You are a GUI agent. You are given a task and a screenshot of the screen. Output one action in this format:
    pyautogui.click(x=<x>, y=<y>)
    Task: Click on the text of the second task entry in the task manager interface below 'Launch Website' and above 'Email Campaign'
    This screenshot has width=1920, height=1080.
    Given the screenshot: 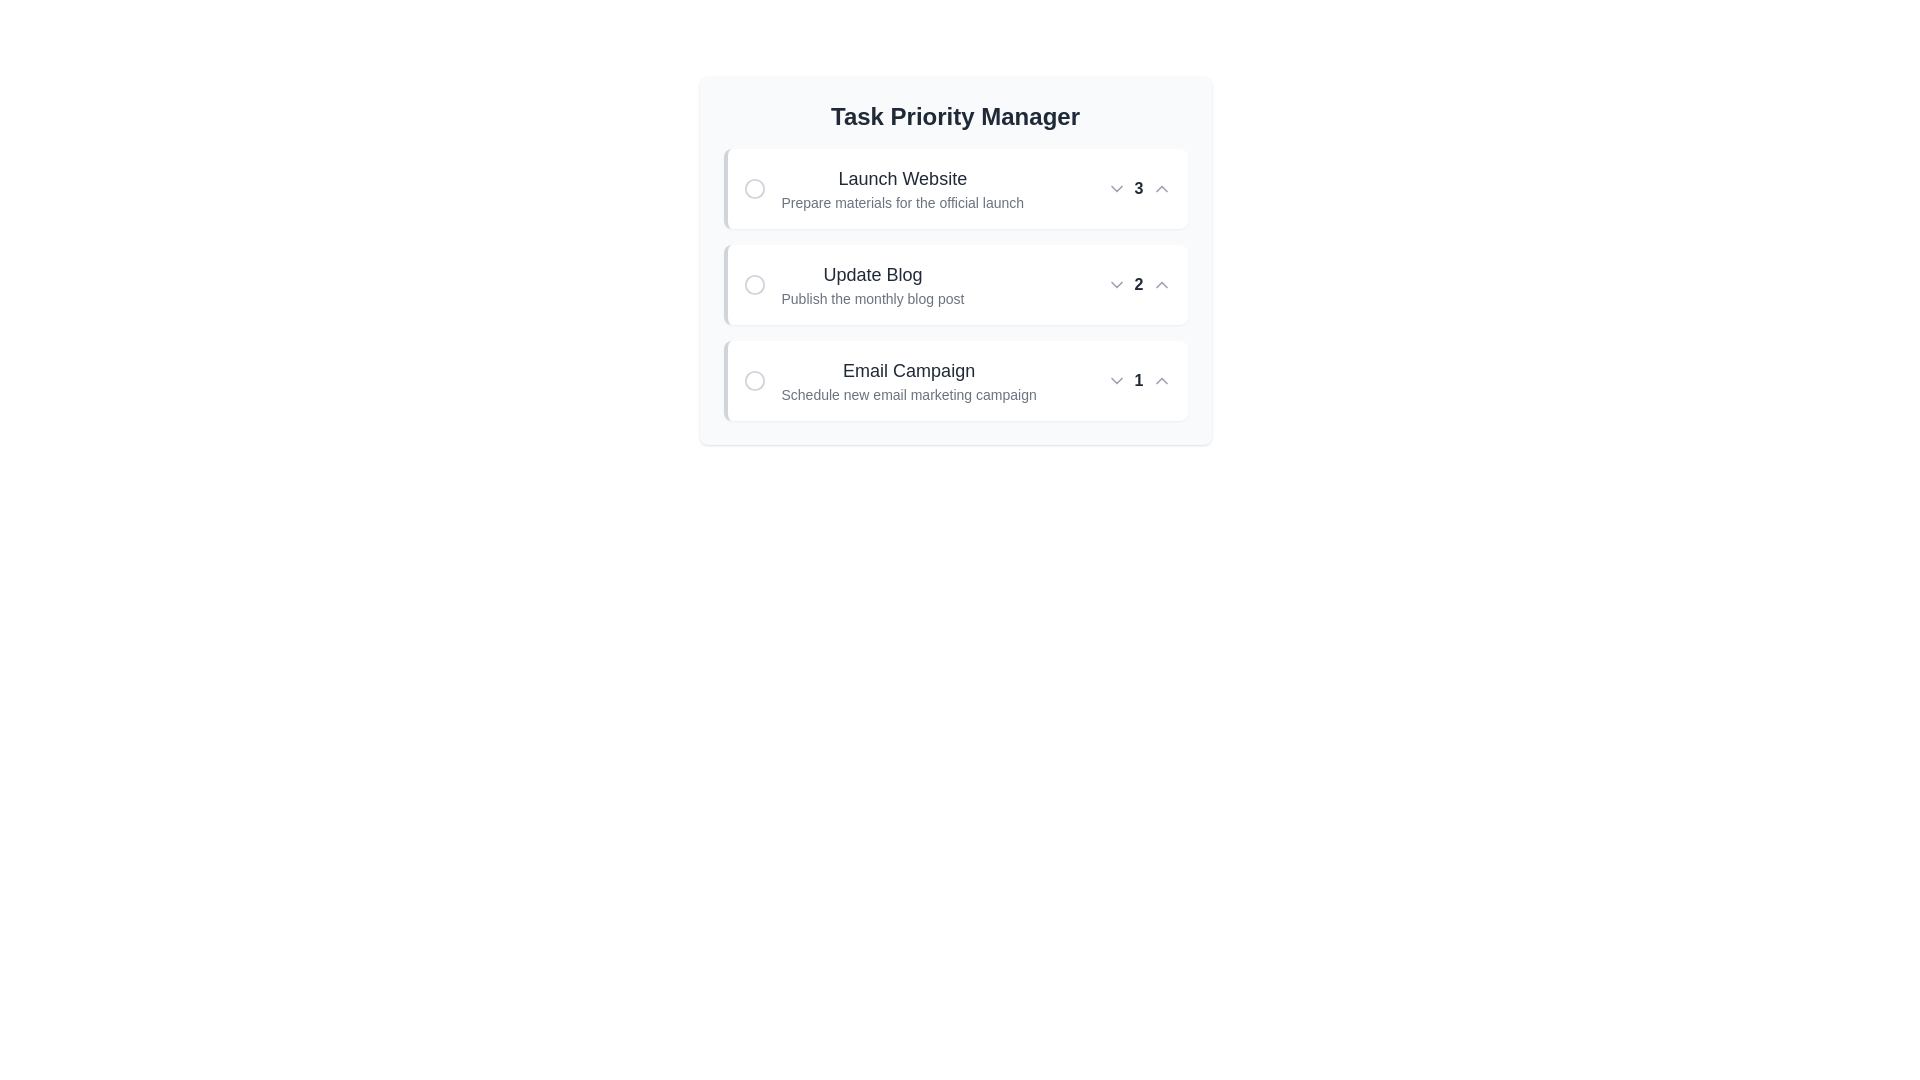 What is the action you would take?
    pyautogui.click(x=873, y=285)
    